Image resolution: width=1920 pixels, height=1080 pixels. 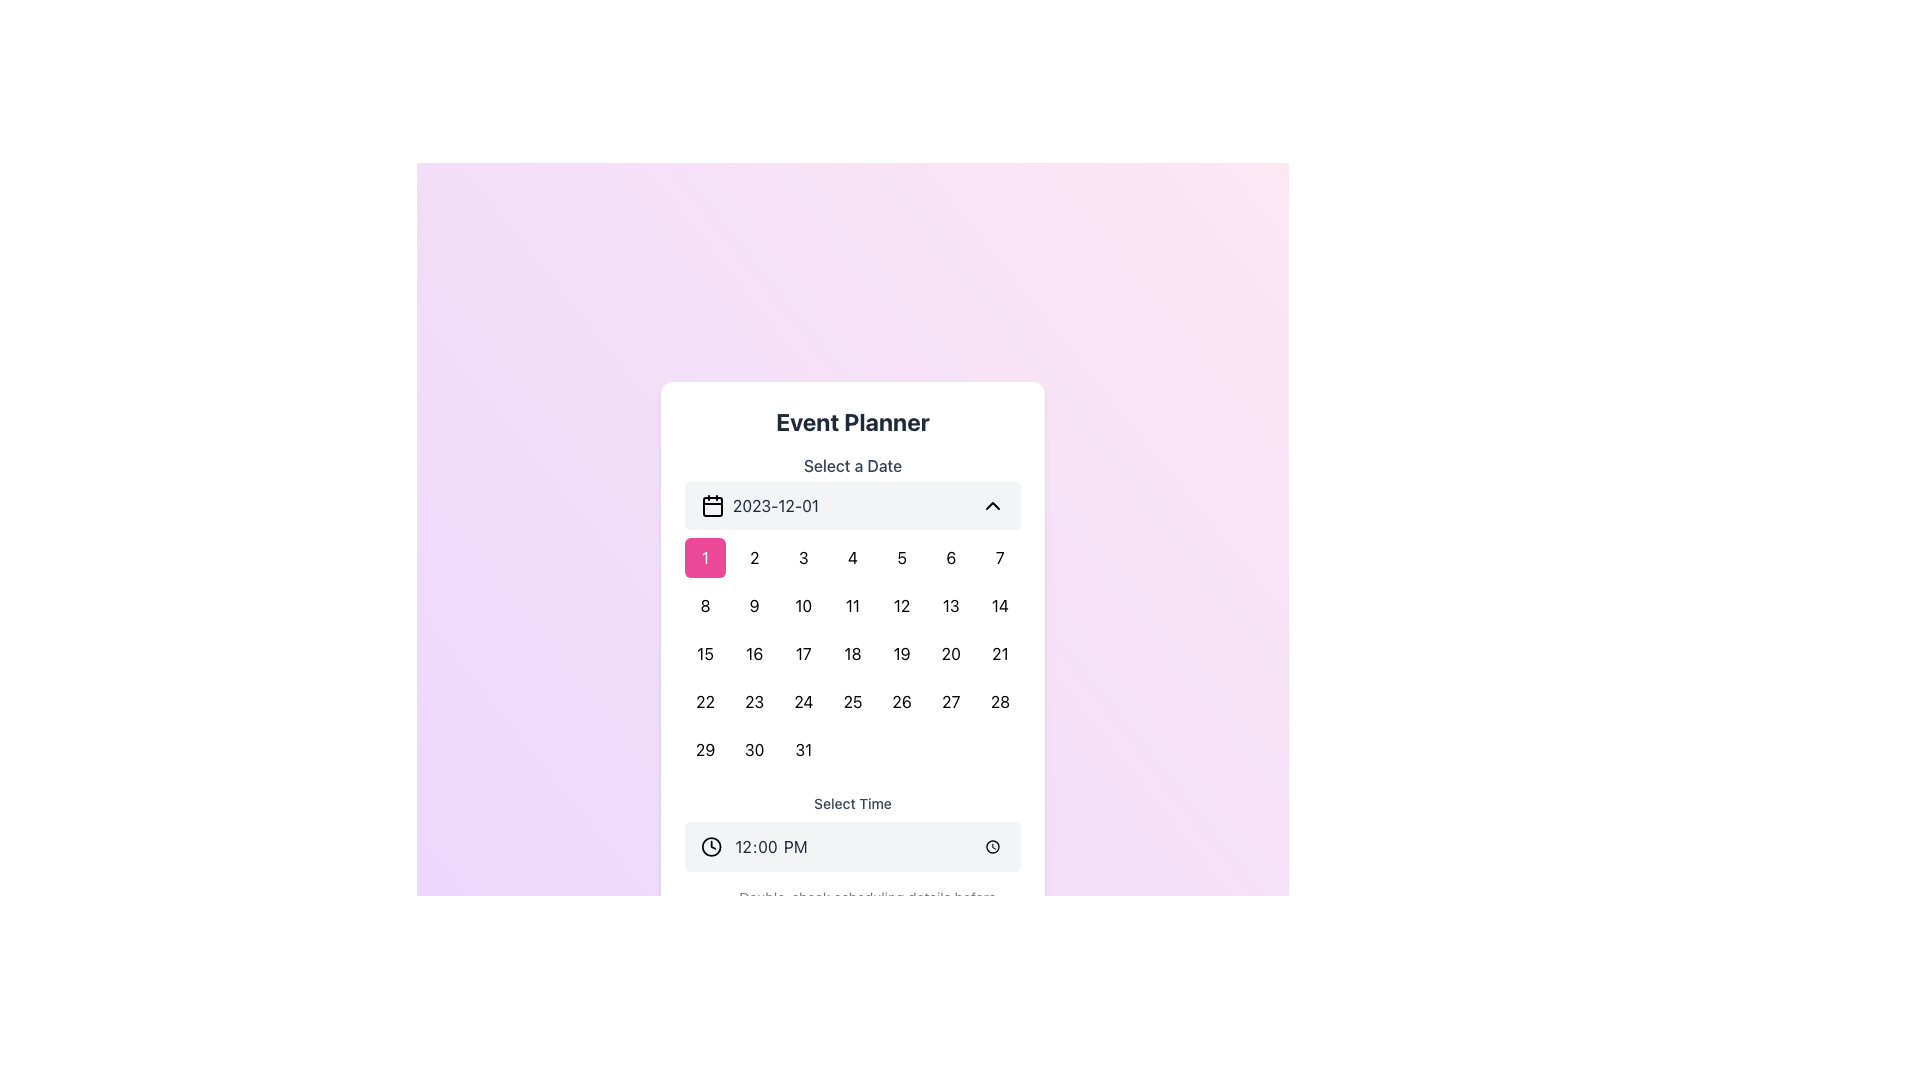 I want to click on the button styled as the 11th day in the calendar grid to trigger the hover effect, so click(x=853, y=604).